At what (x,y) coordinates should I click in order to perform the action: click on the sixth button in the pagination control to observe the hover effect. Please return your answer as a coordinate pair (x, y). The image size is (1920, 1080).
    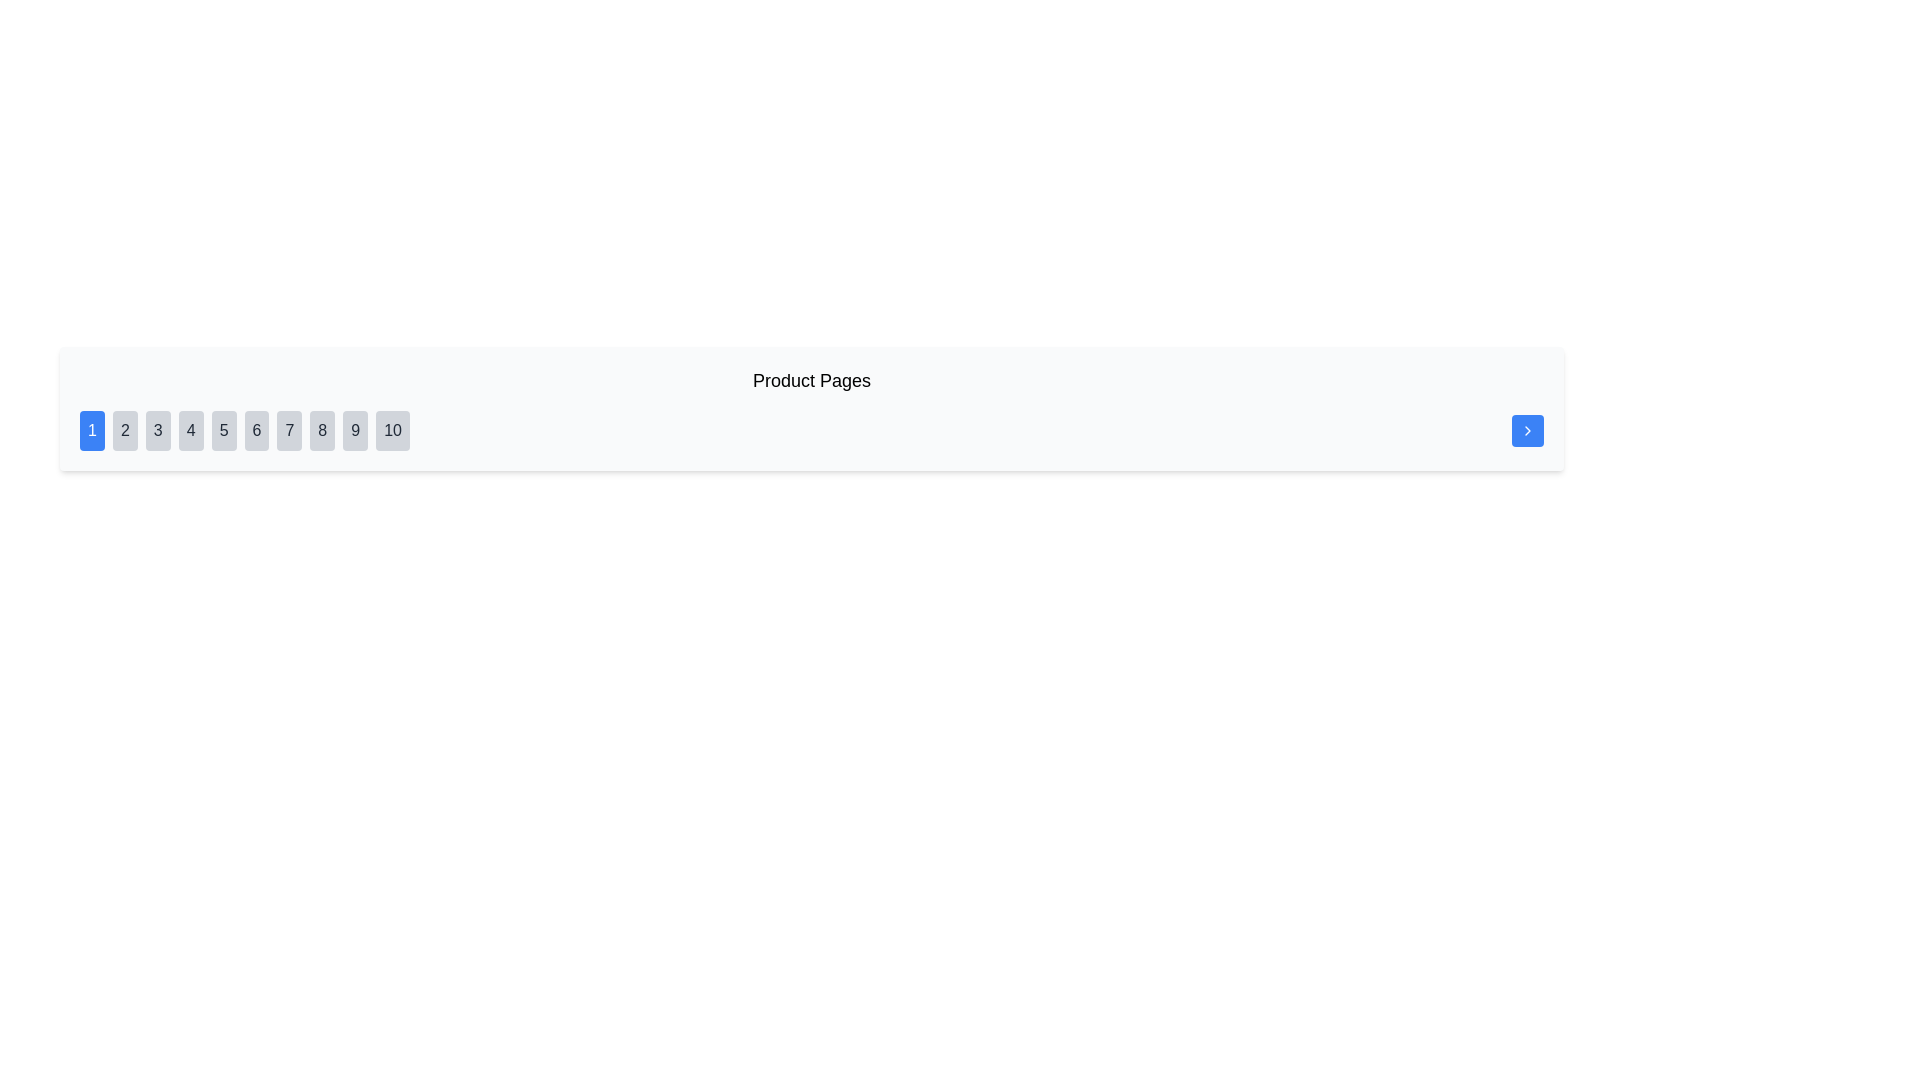
    Looking at the image, I should click on (255, 430).